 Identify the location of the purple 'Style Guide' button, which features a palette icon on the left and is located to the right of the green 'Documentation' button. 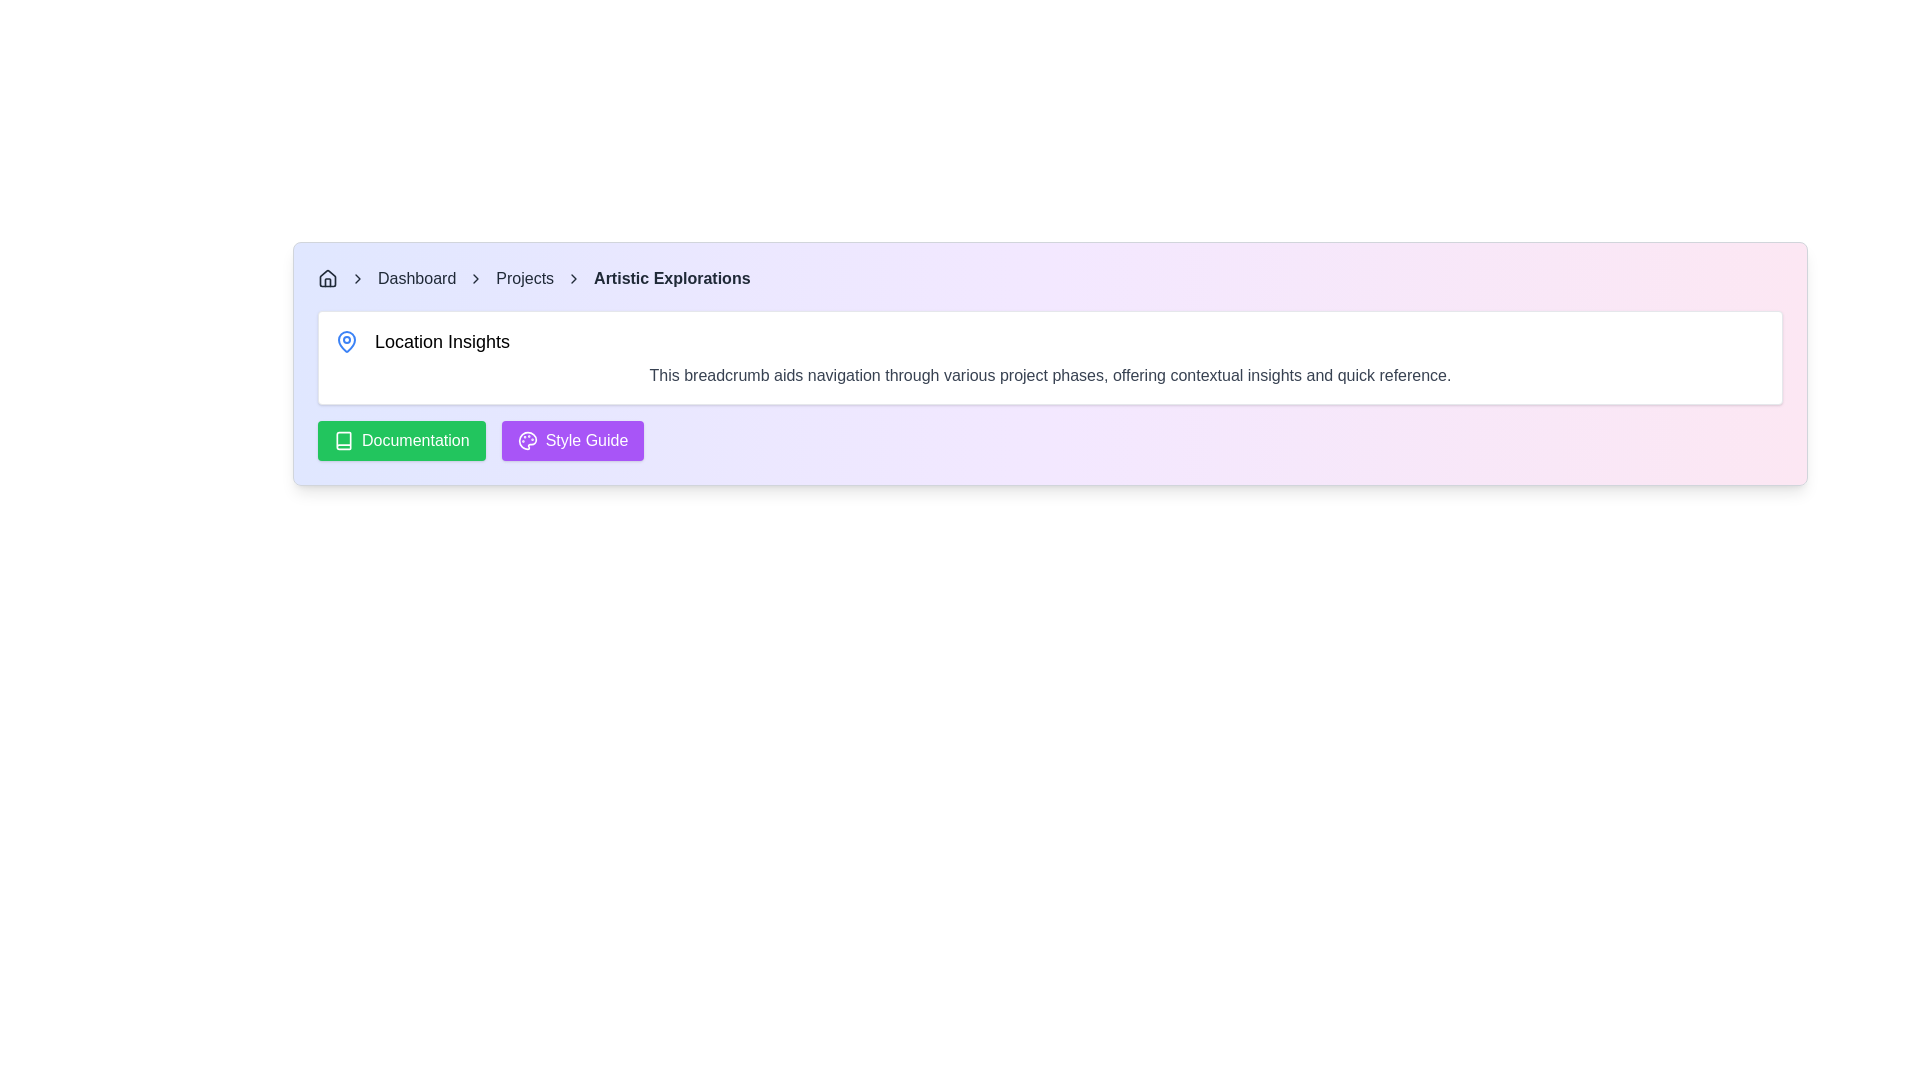
(571, 439).